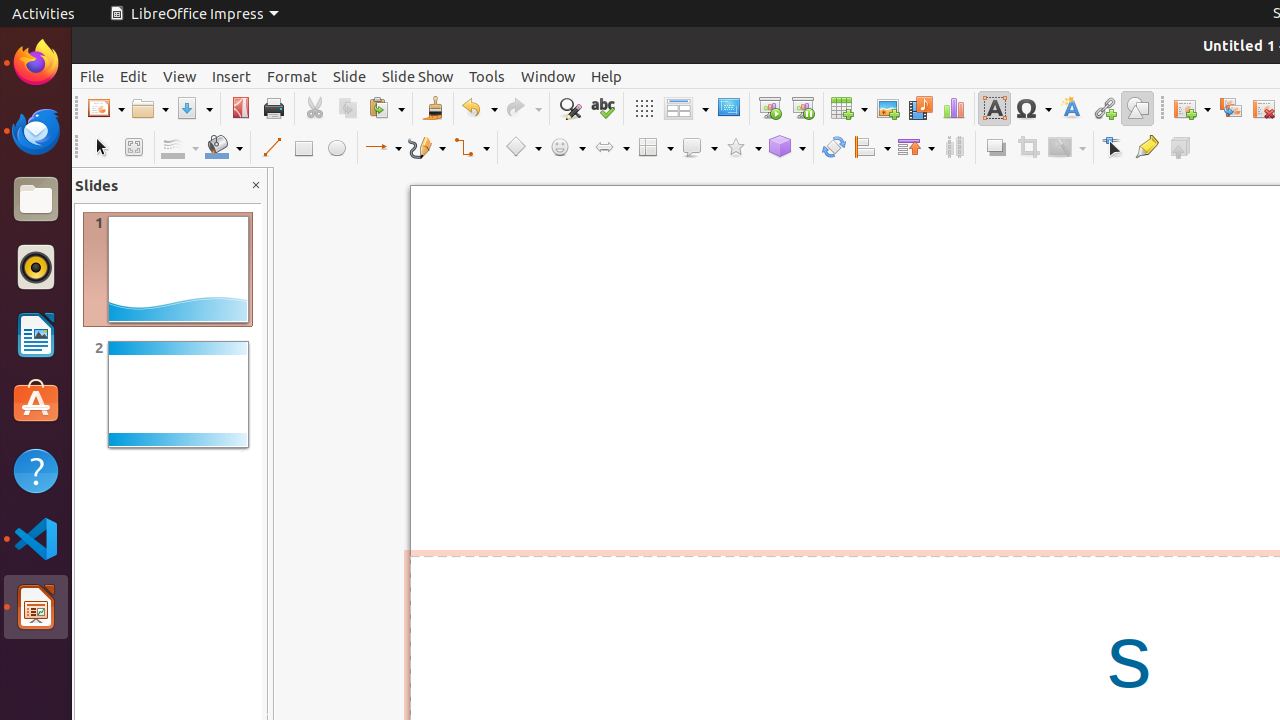  I want to click on 'Symbol Shapes', so click(566, 146).